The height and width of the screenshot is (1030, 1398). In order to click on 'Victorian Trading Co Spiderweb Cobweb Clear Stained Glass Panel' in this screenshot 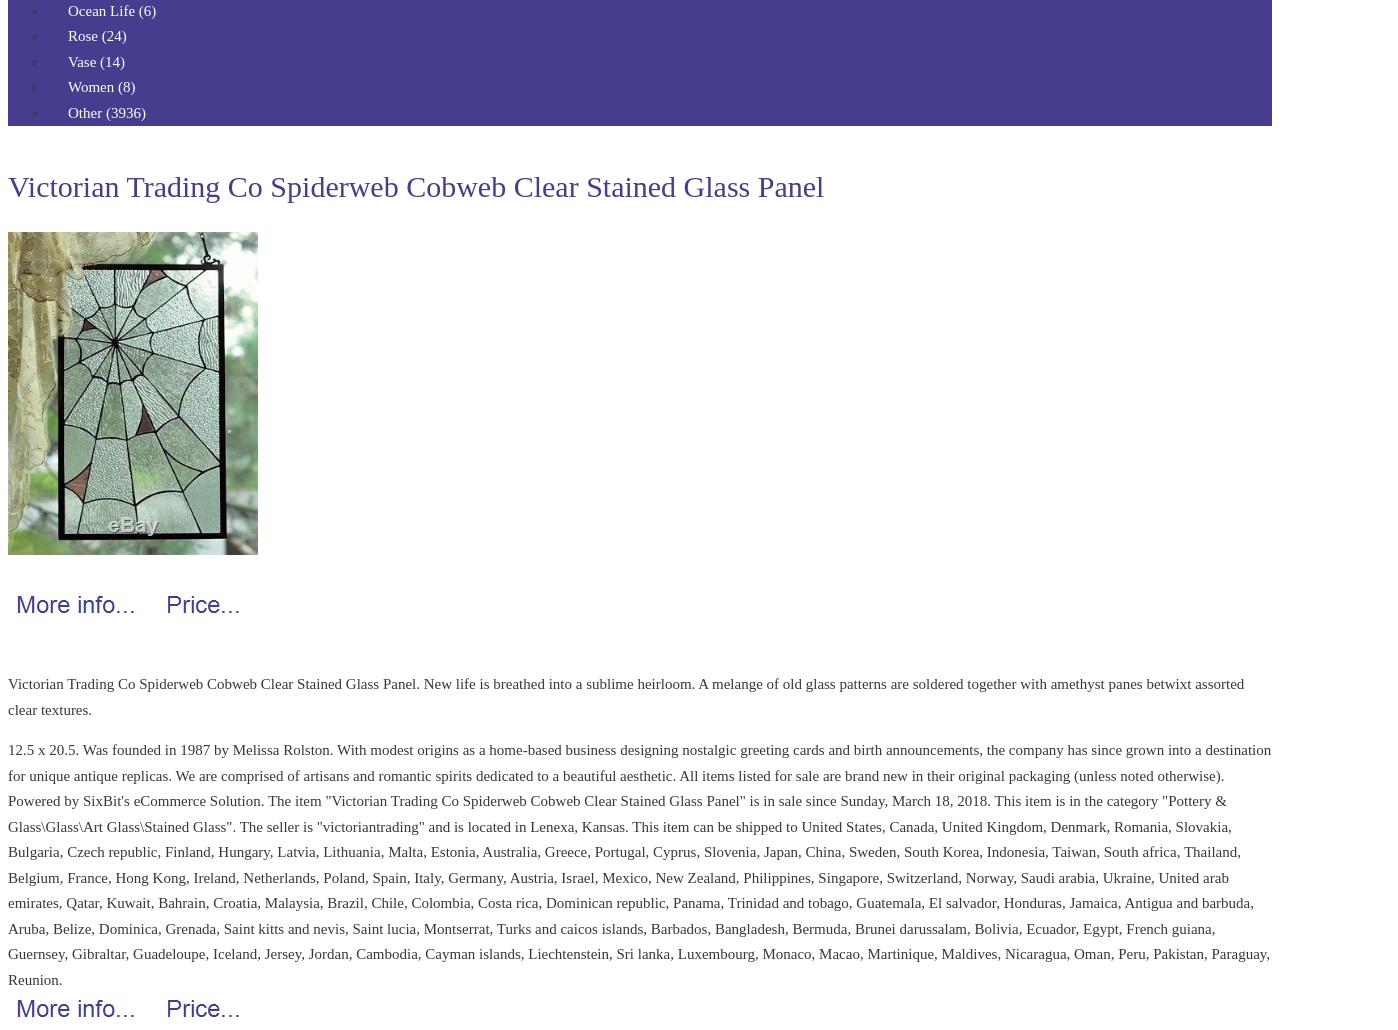, I will do `click(7, 186)`.